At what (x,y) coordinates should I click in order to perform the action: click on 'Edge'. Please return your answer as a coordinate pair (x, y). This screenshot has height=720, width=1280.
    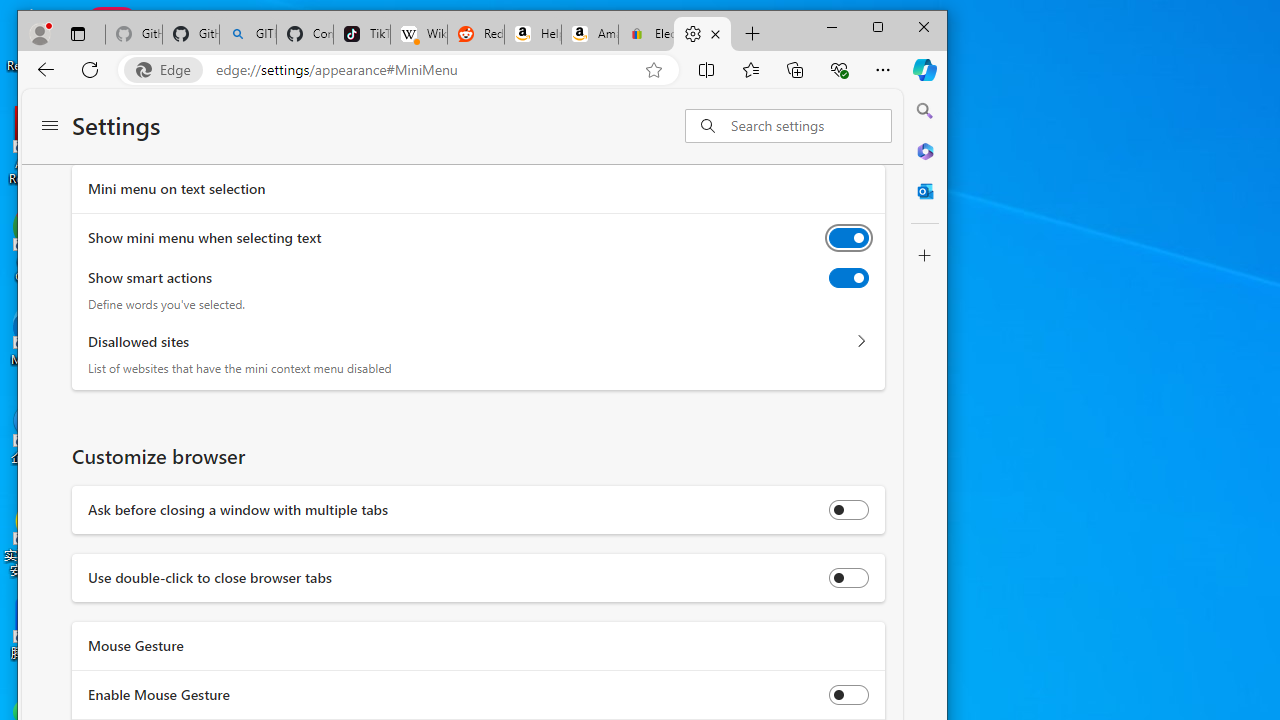
    Looking at the image, I should click on (168, 68).